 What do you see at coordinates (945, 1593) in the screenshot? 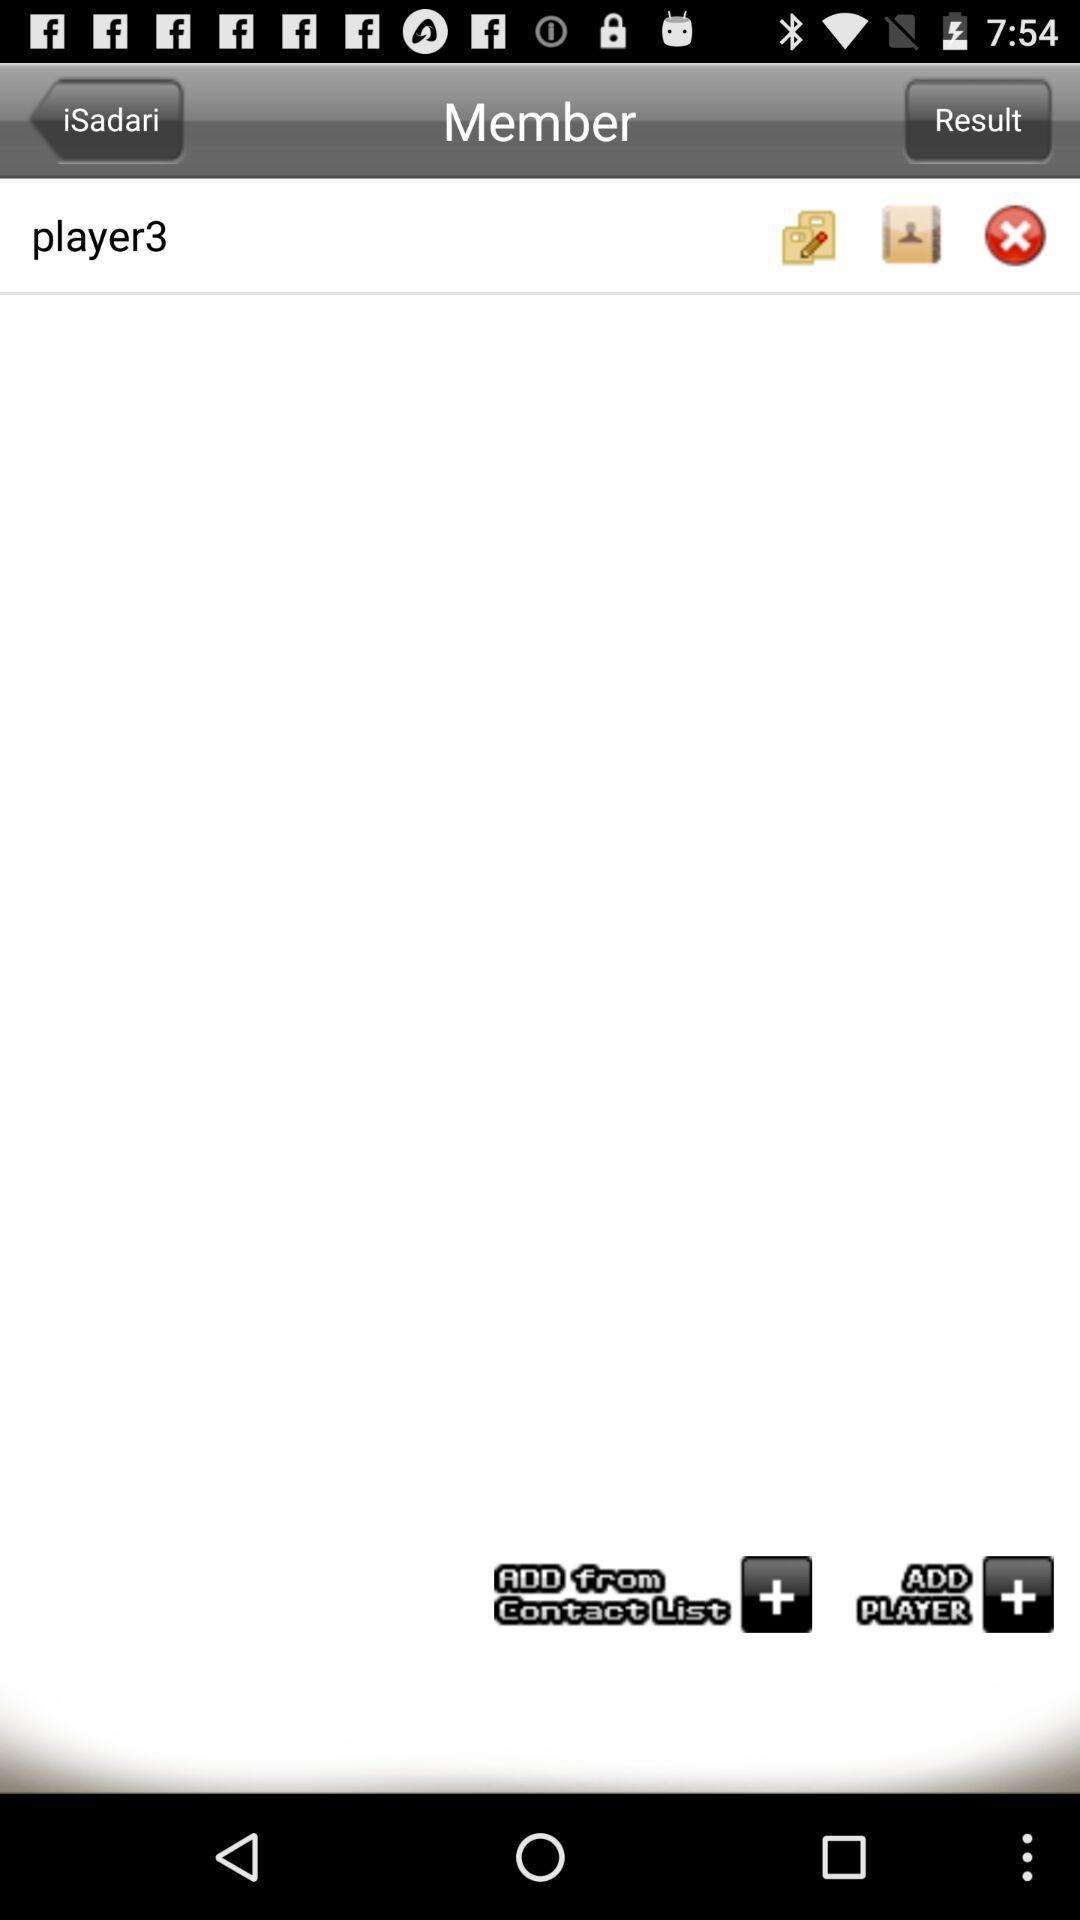
I see `player` at bounding box center [945, 1593].